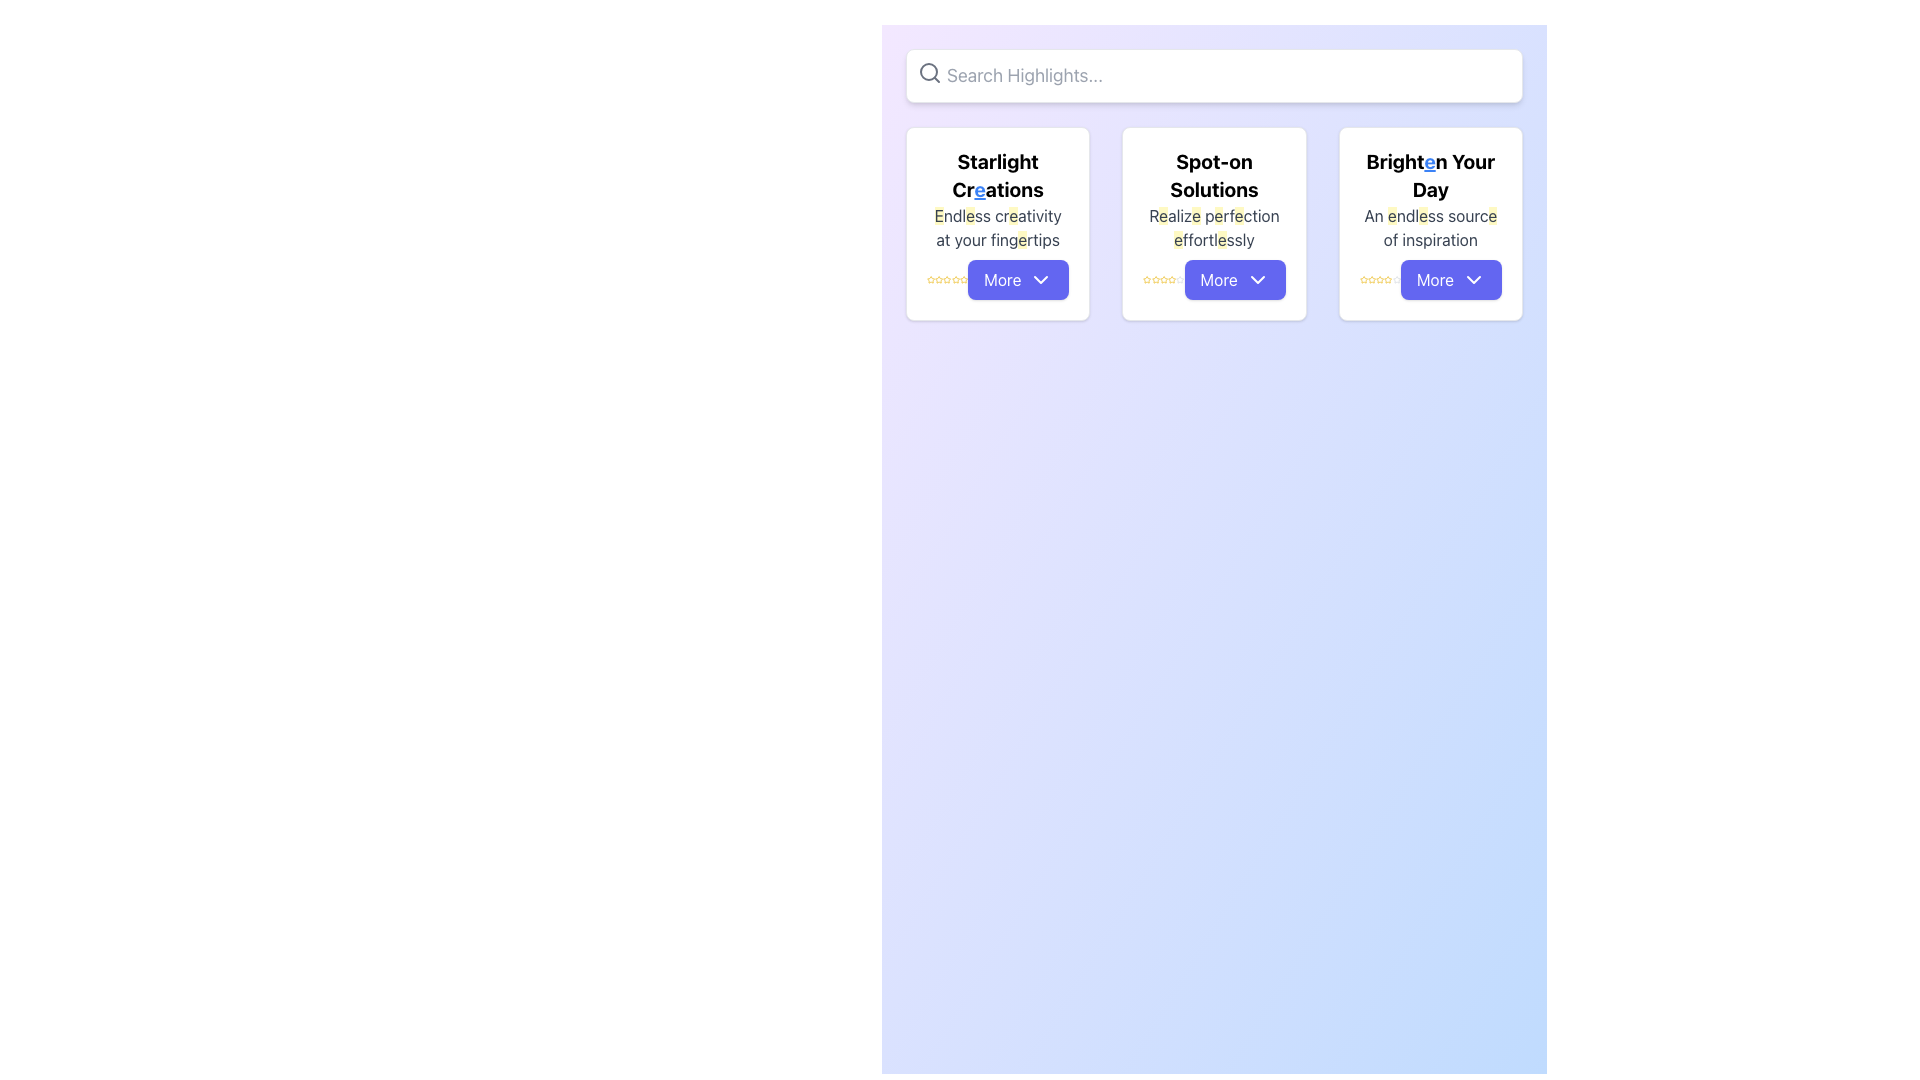 The height and width of the screenshot is (1080, 1920). What do you see at coordinates (1375, 216) in the screenshot?
I see `the static text element that is the first word in the phrase 'An endless source of inspiration' located in the third card under the title 'Brighten Your Day'` at bounding box center [1375, 216].